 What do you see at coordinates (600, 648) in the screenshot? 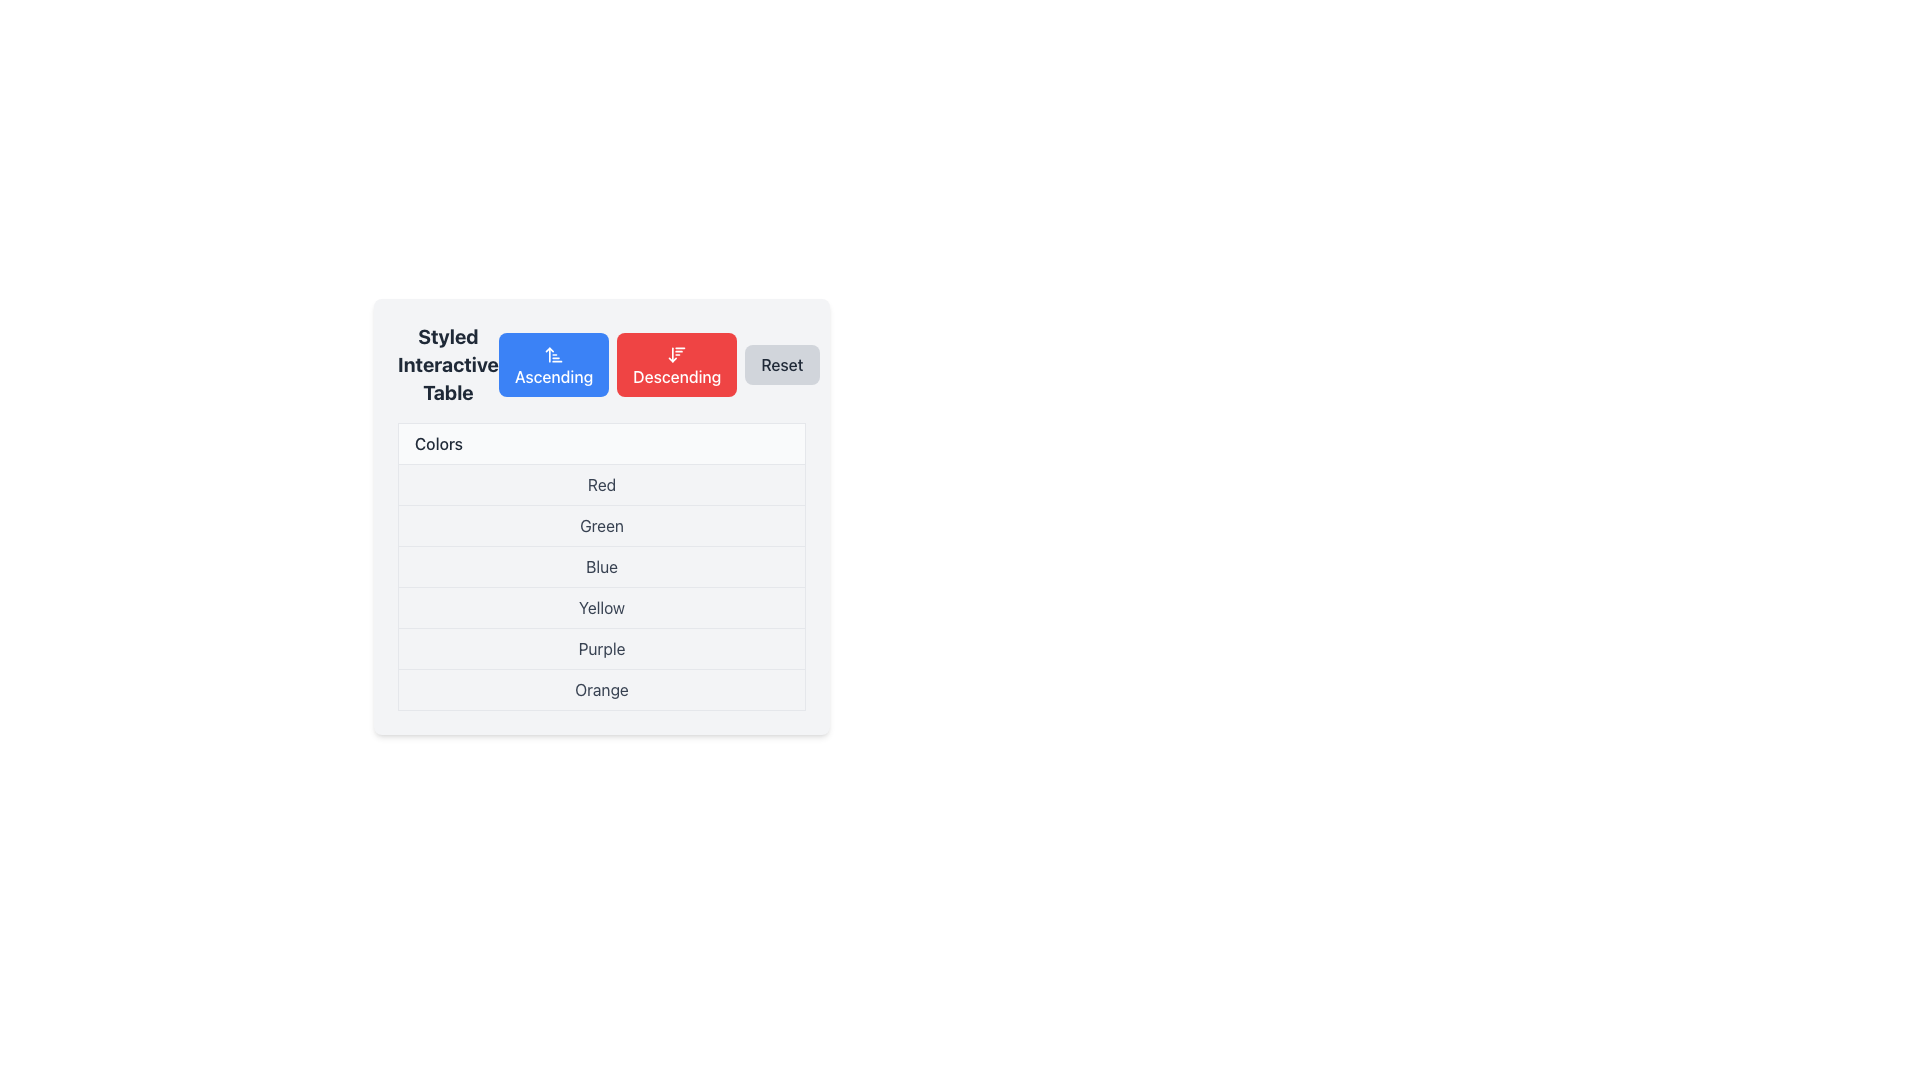
I see `the list item containing the text 'Purple', which is the fifth item in a list of color options, situated between 'Yellow' and 'Orange'` at bounding box center [600, 648].